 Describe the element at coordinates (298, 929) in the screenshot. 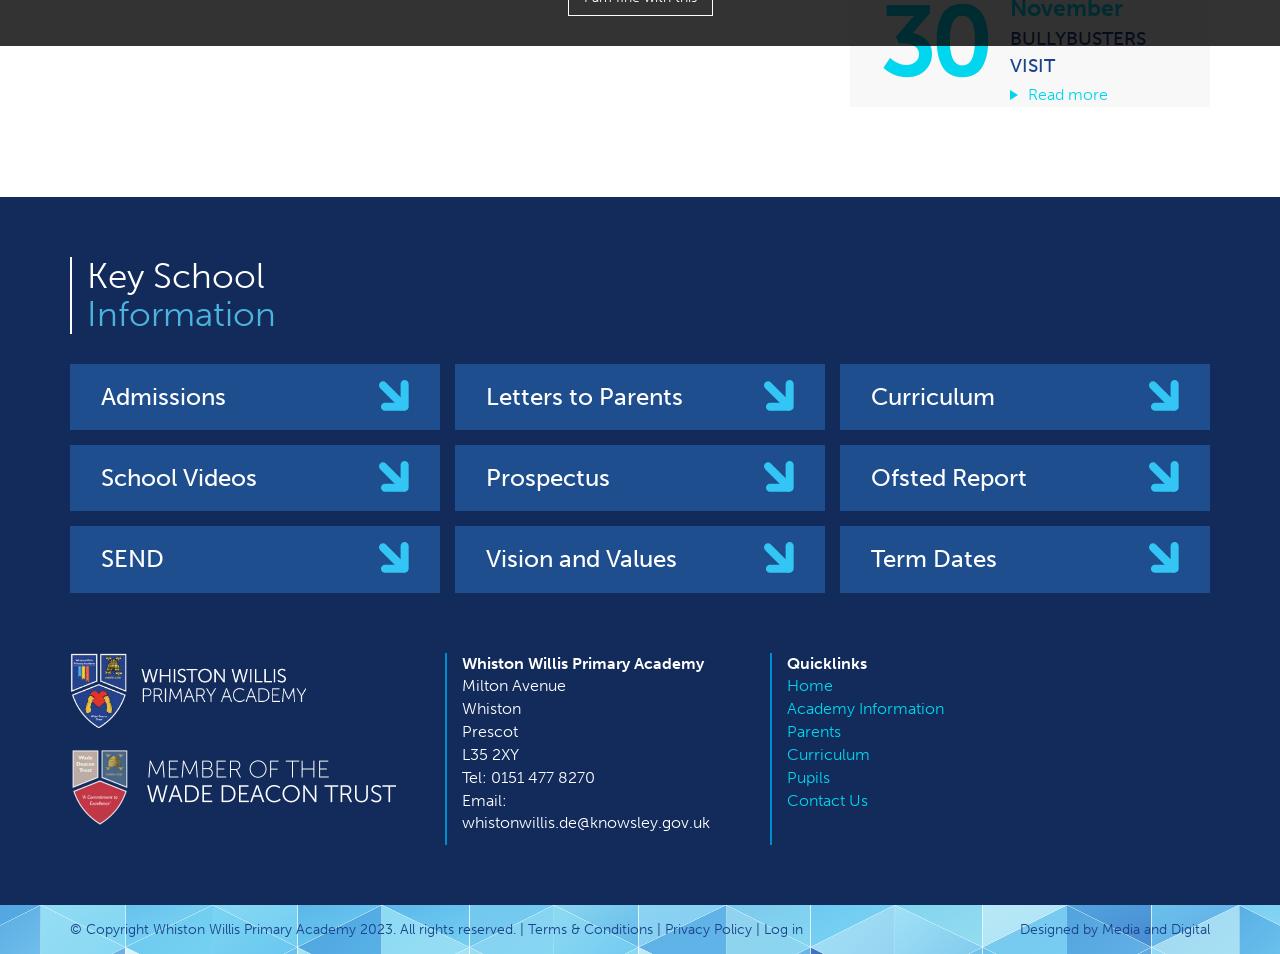

I see `'© Copyright Whiston Willis Primary Academy 2023. All rights reserved. |'` at that location.